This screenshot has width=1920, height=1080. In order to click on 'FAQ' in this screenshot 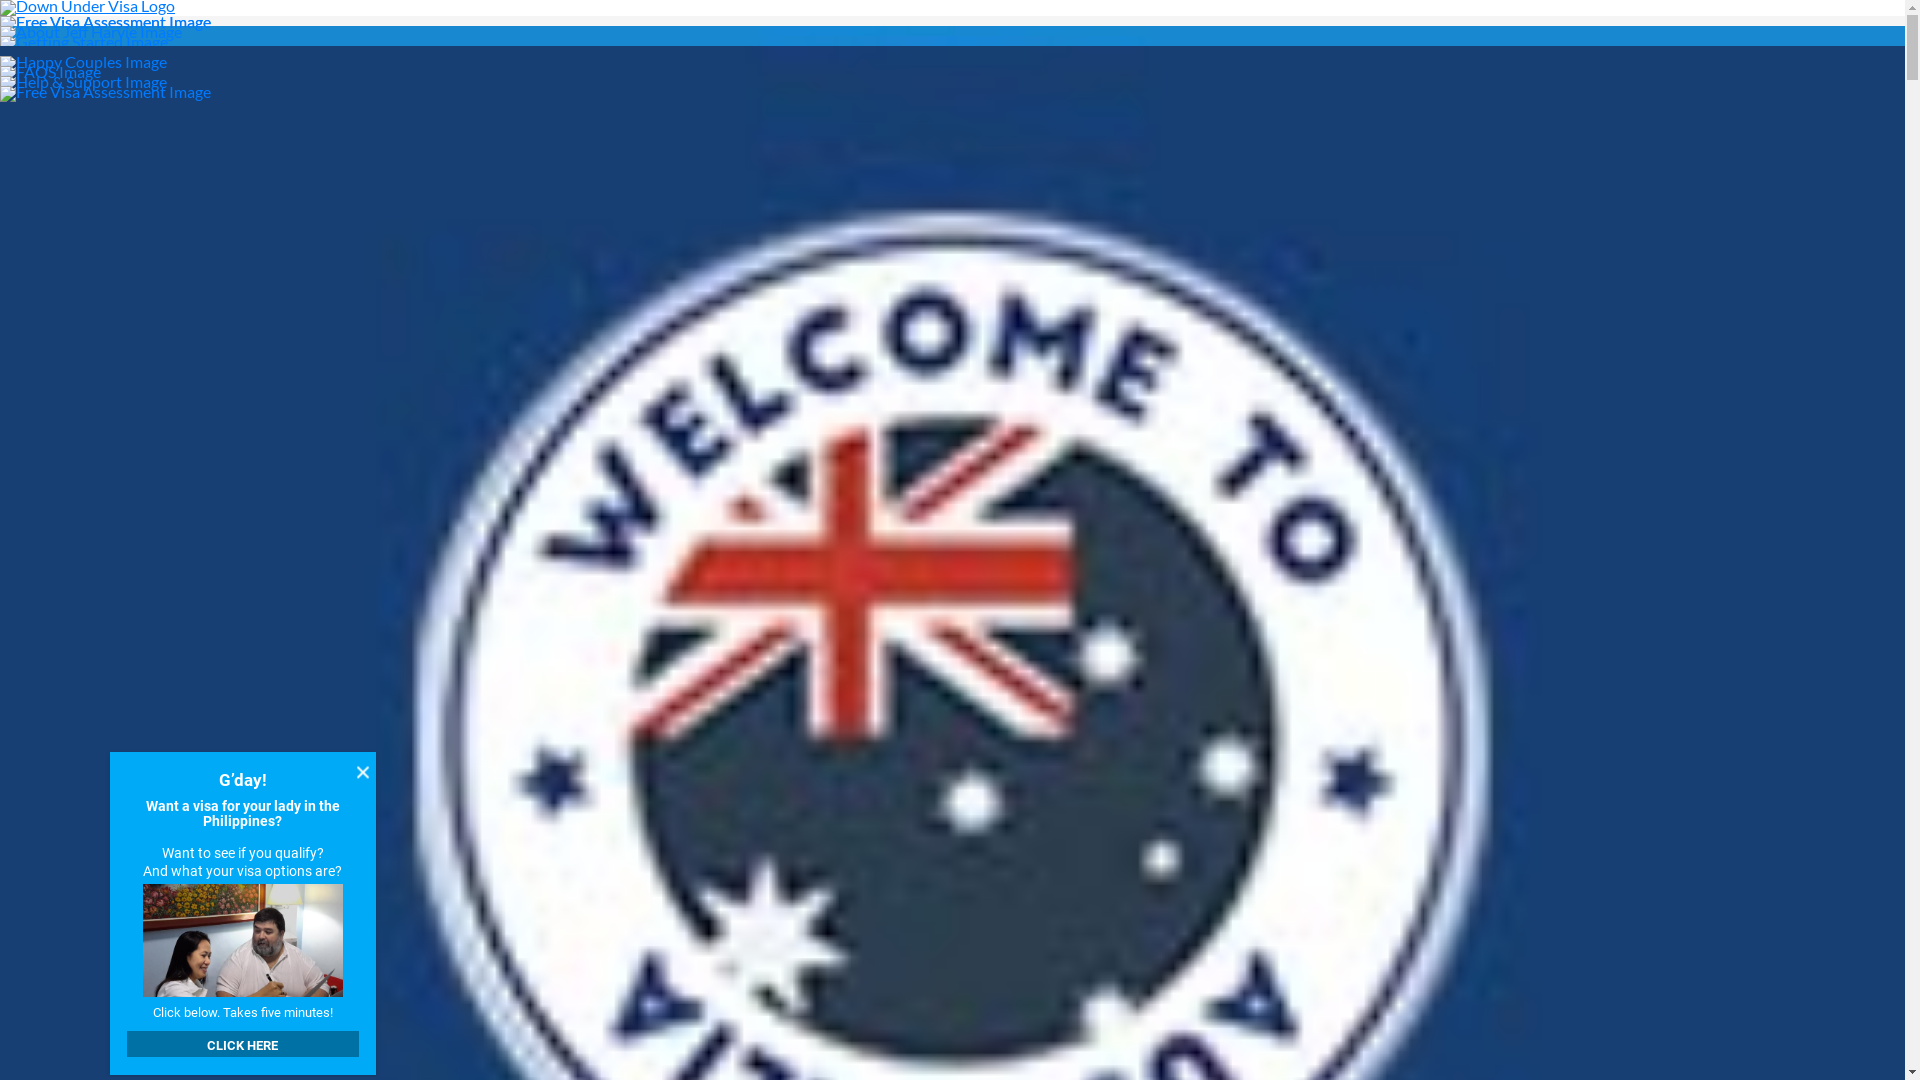, I will do `click(0, 69)`.